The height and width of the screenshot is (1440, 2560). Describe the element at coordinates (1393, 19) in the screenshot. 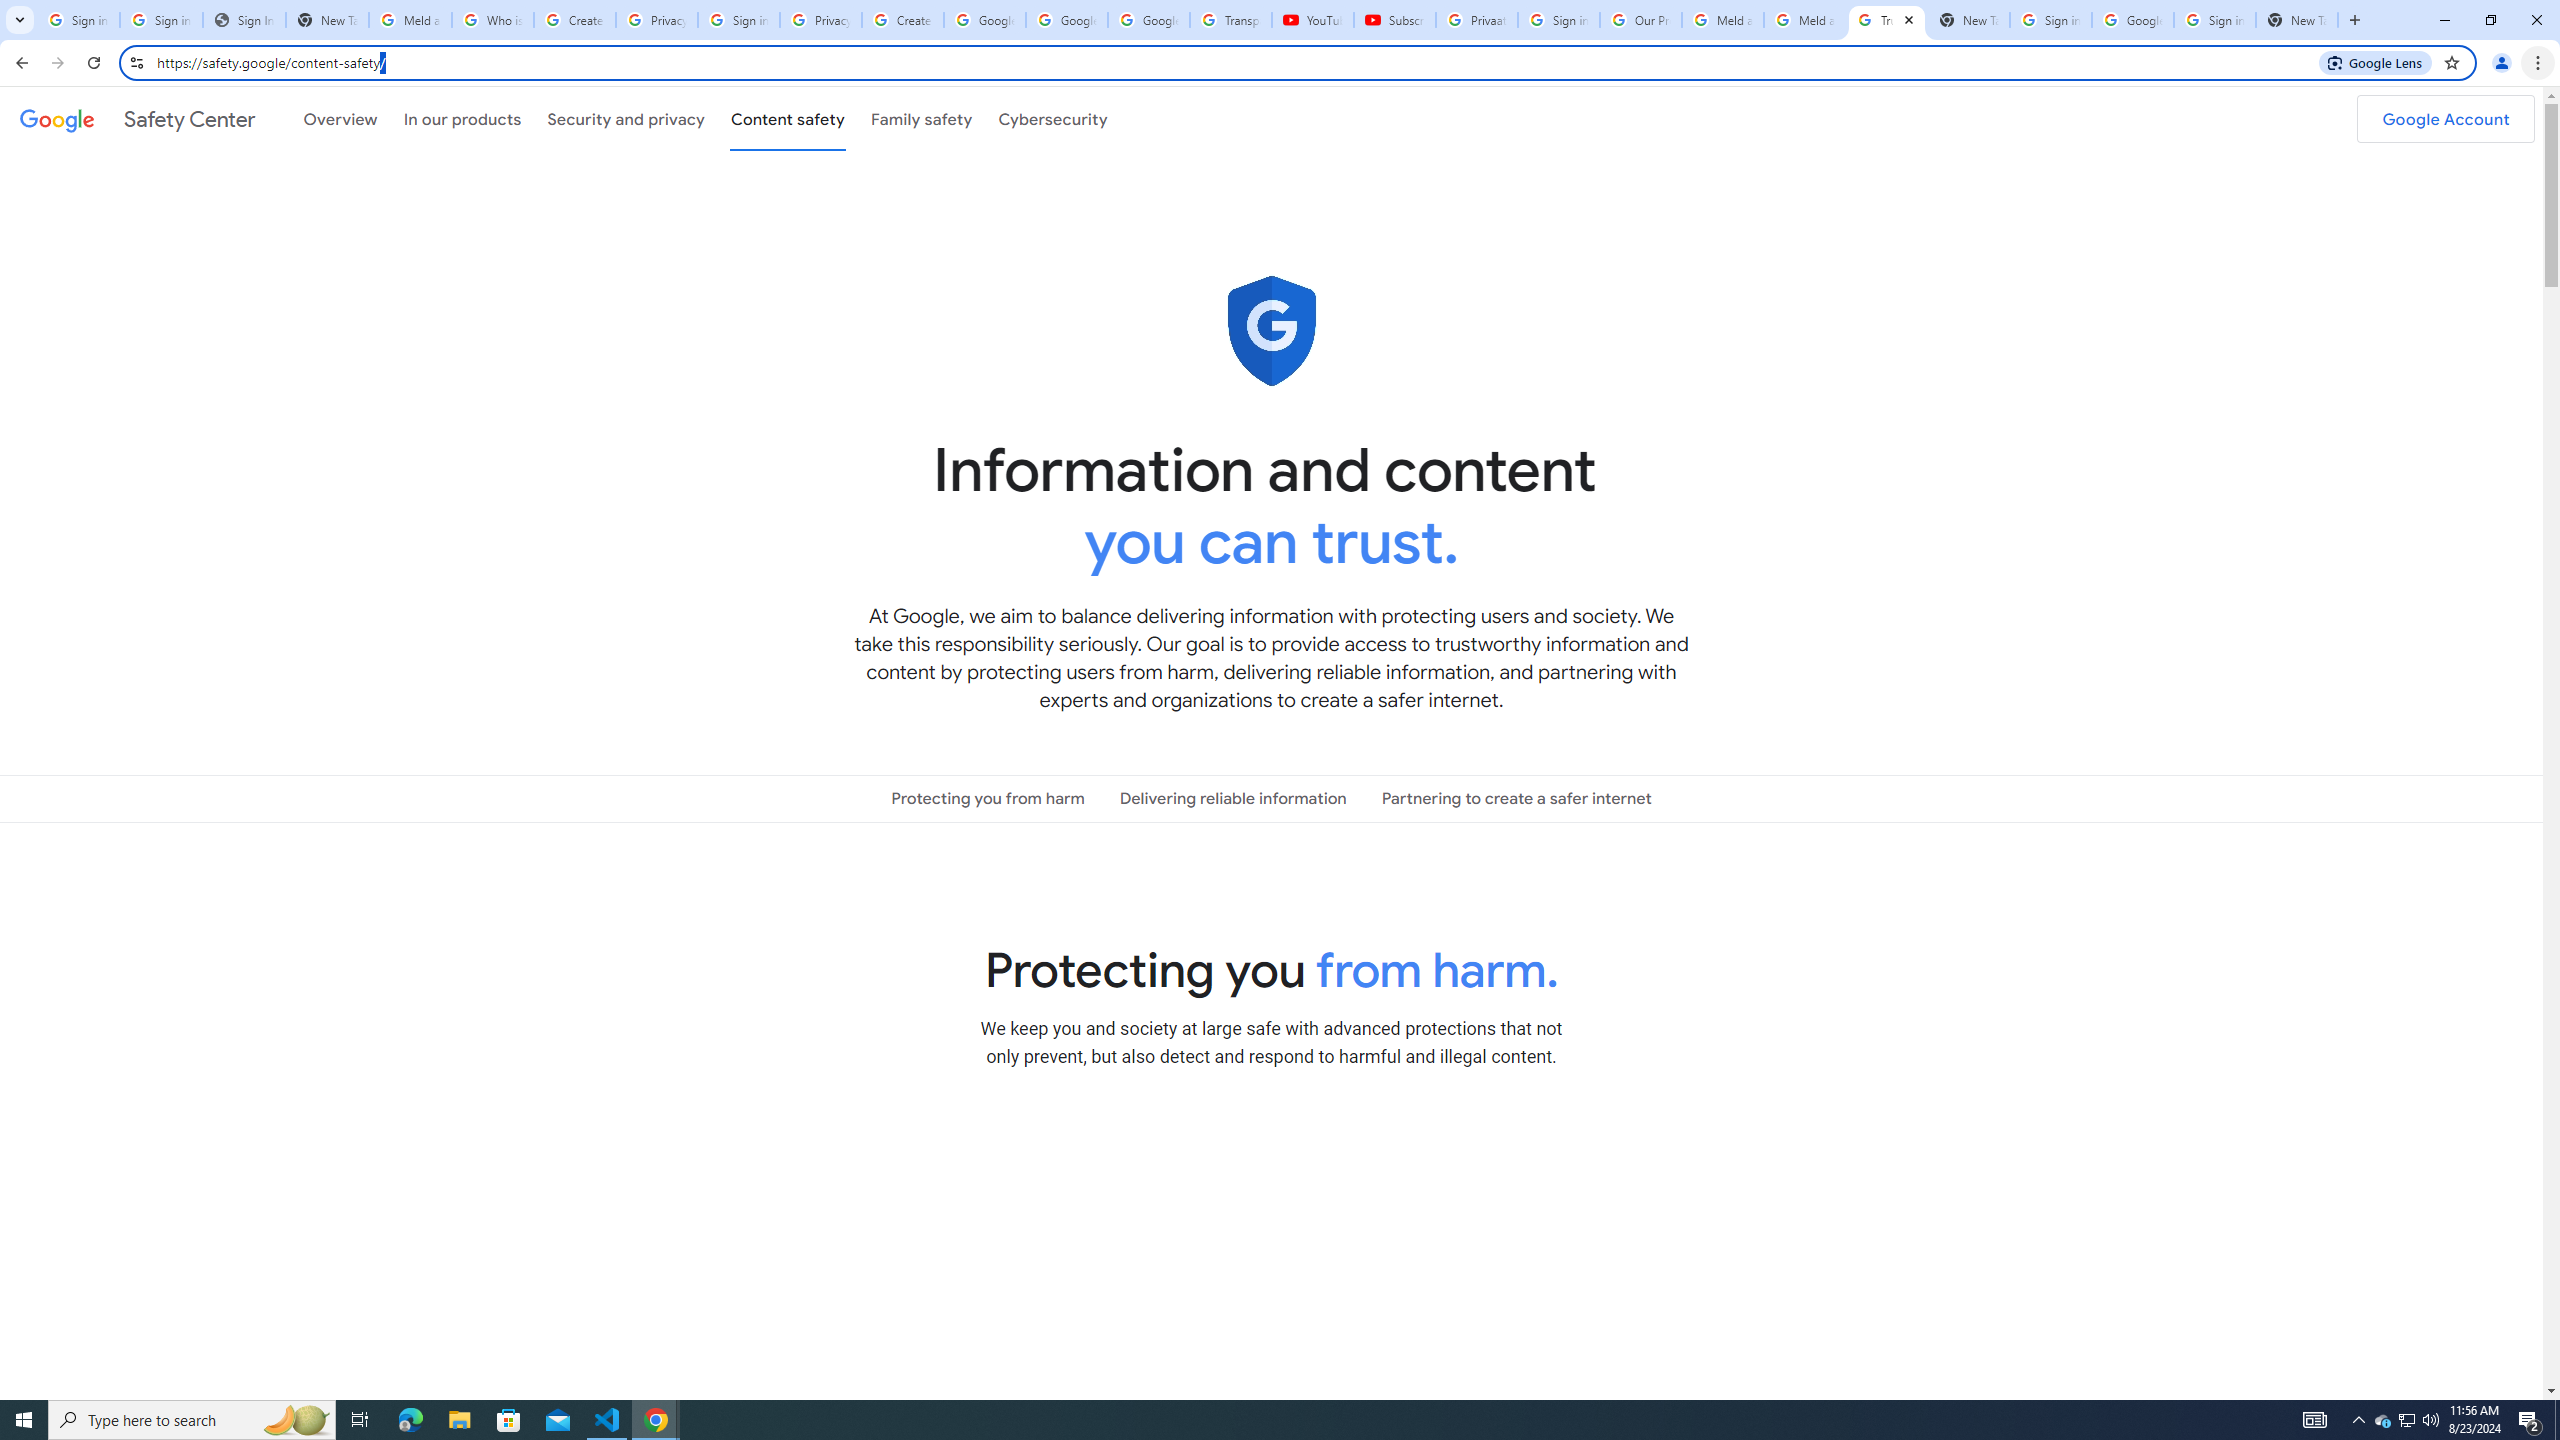

I see `'Subscriptions - YouTube'` at that location.